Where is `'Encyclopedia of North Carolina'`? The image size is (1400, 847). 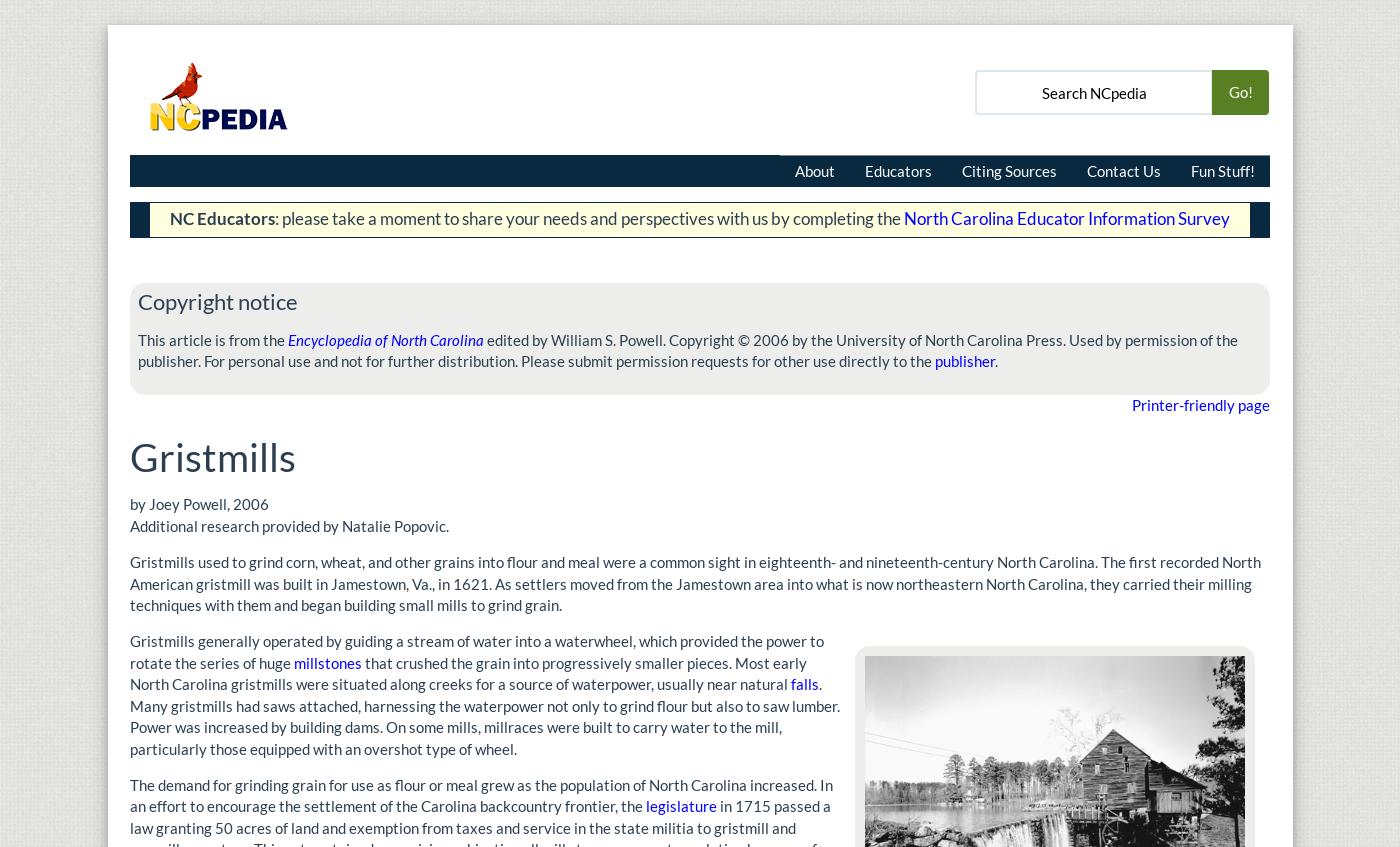
'Encyclopedia of North Carolina' is located at coordinates (385, 338).